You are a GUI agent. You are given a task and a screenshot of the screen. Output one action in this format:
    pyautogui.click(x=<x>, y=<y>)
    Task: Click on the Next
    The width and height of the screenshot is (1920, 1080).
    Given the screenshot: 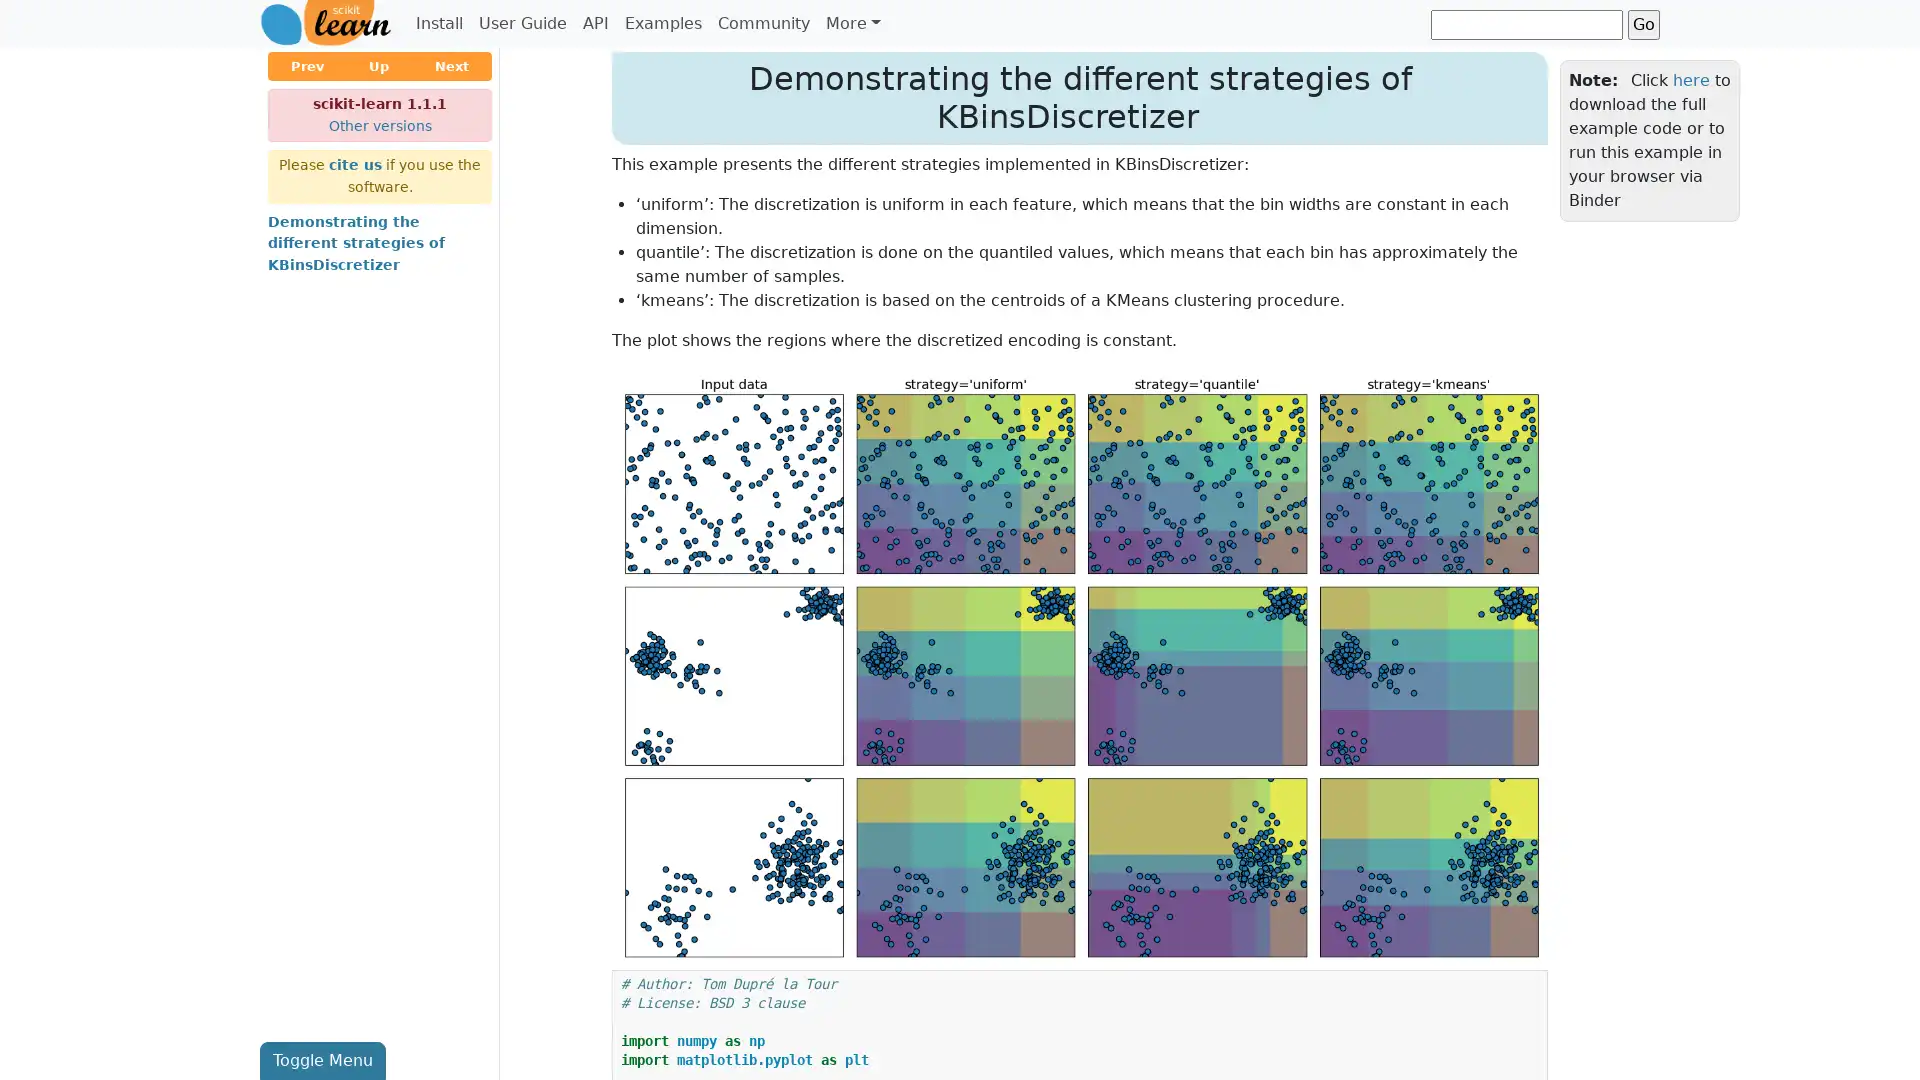 What is the action you would take?
    pyautogui.click(x=450, y=65)
    